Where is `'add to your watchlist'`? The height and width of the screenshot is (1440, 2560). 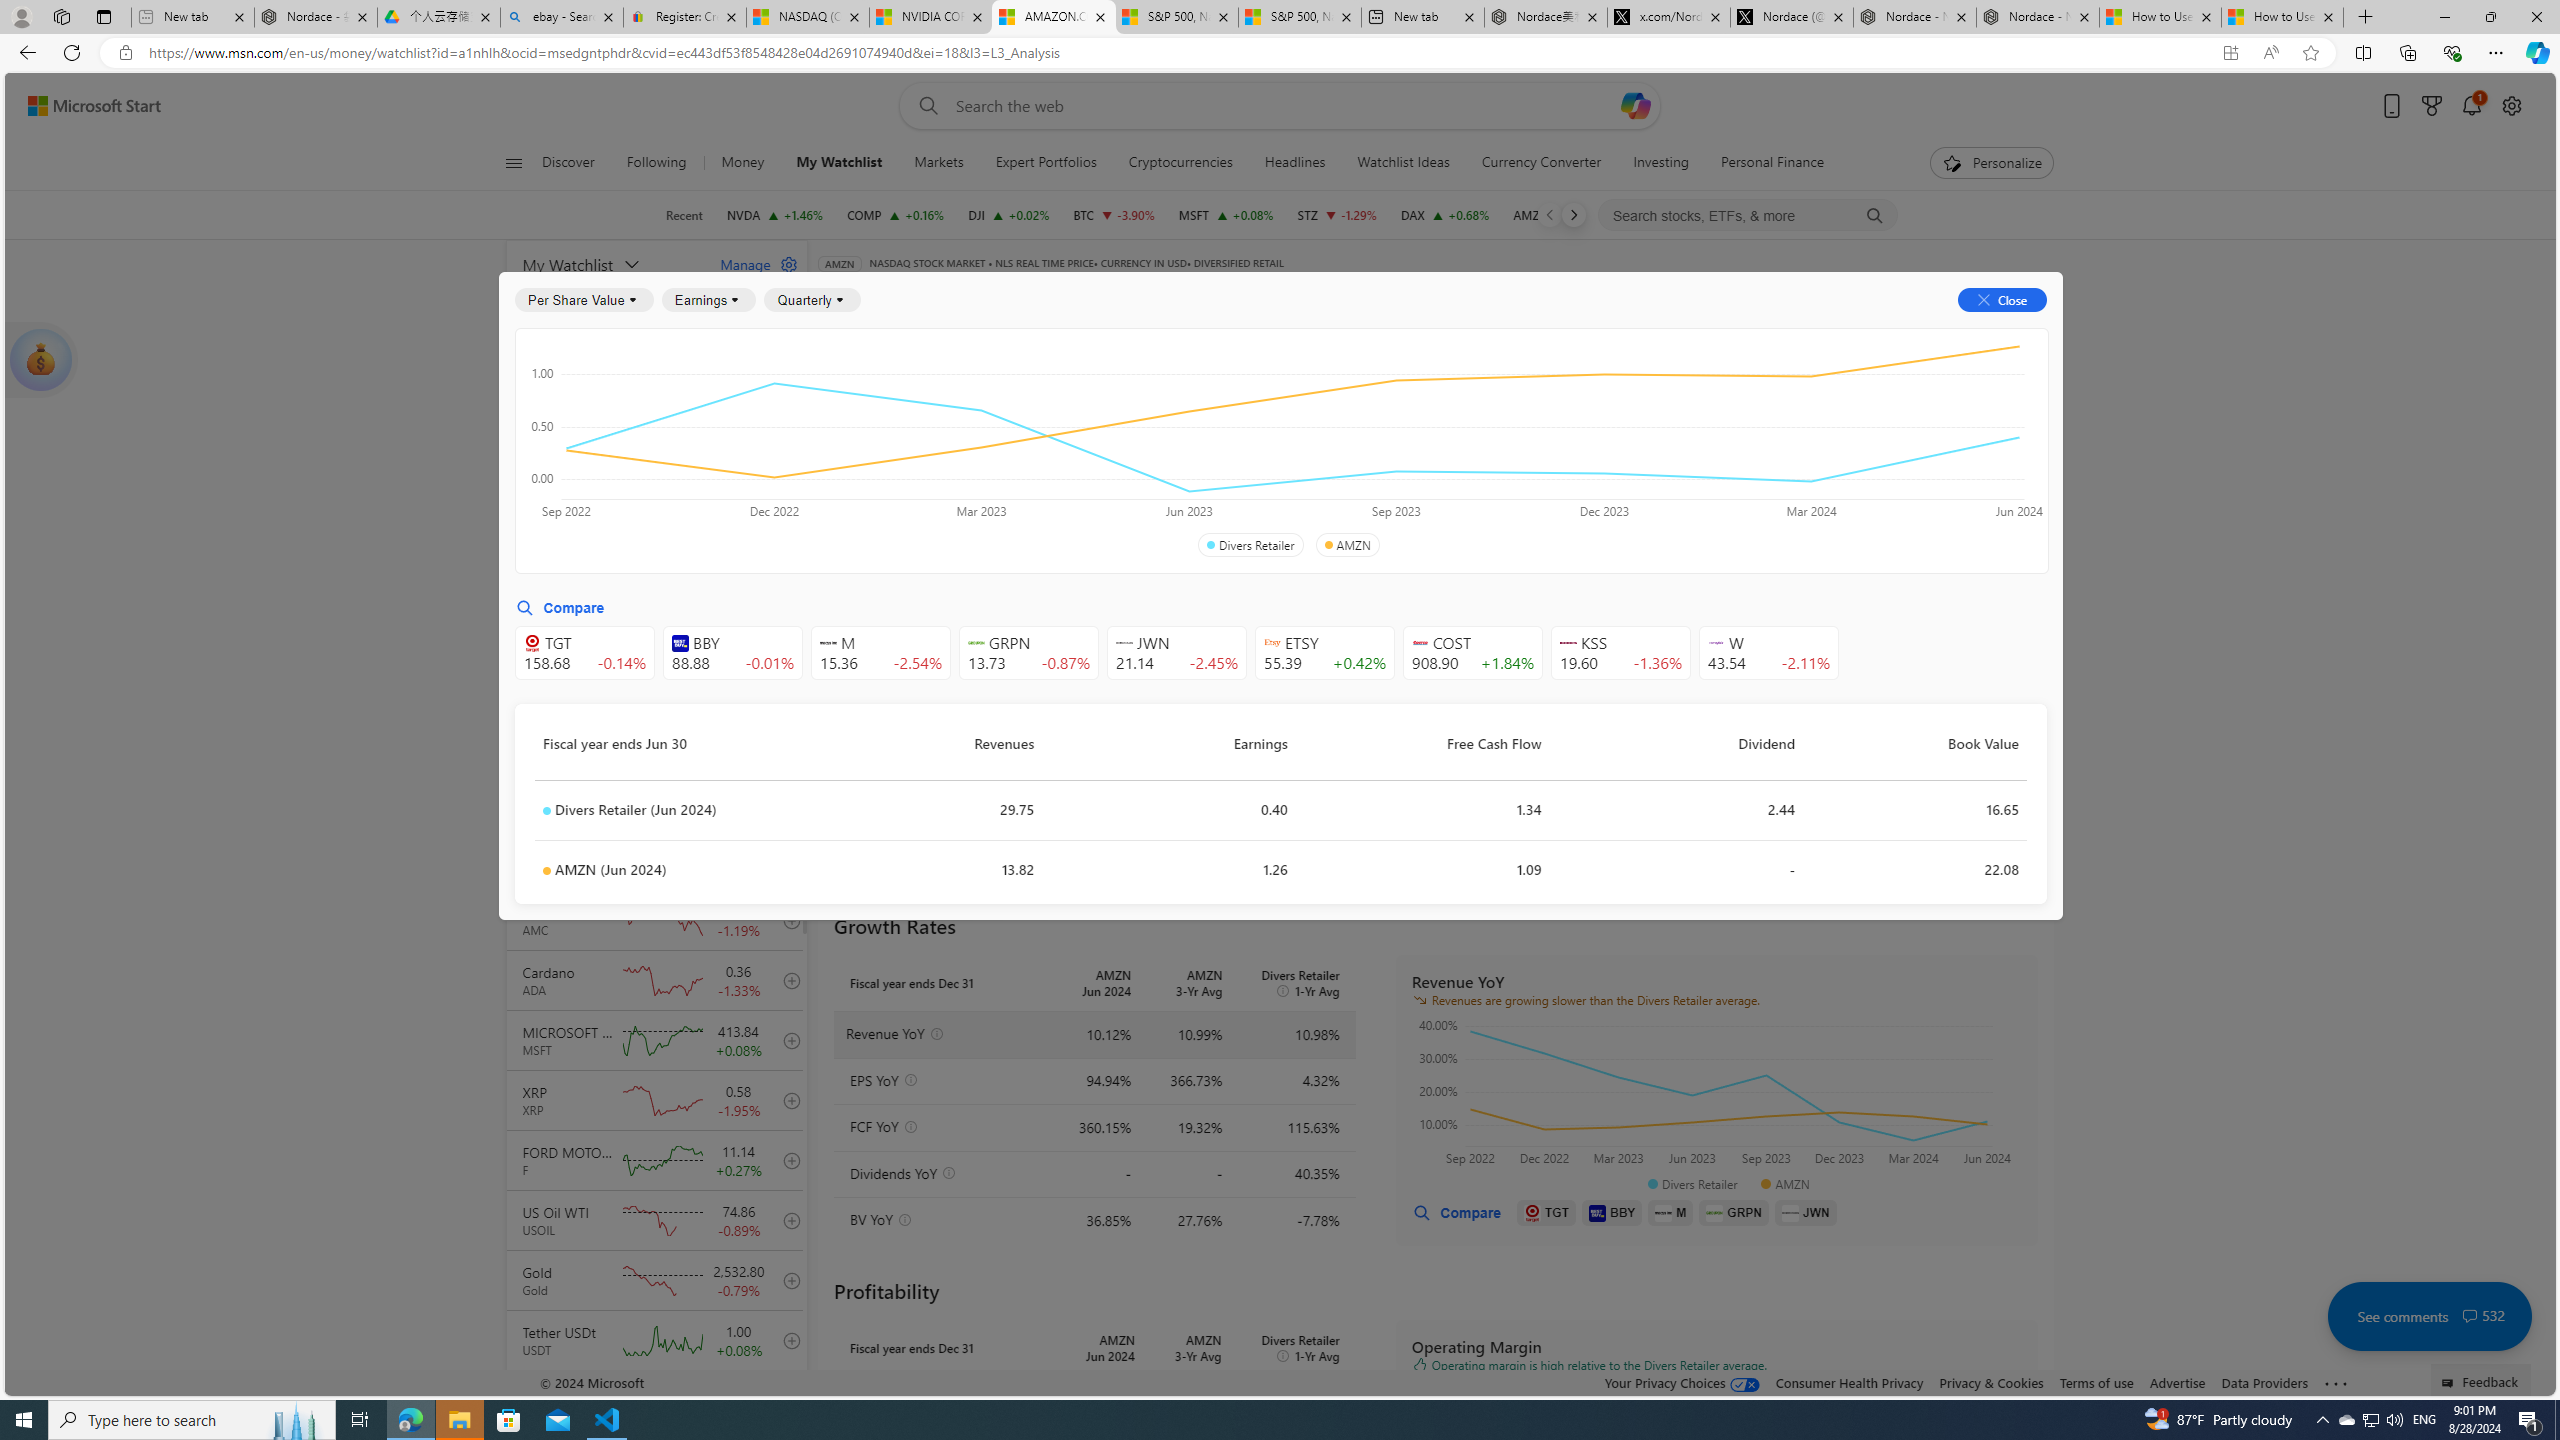
'add to your watchlist' is located at coordinates (786, 1399).